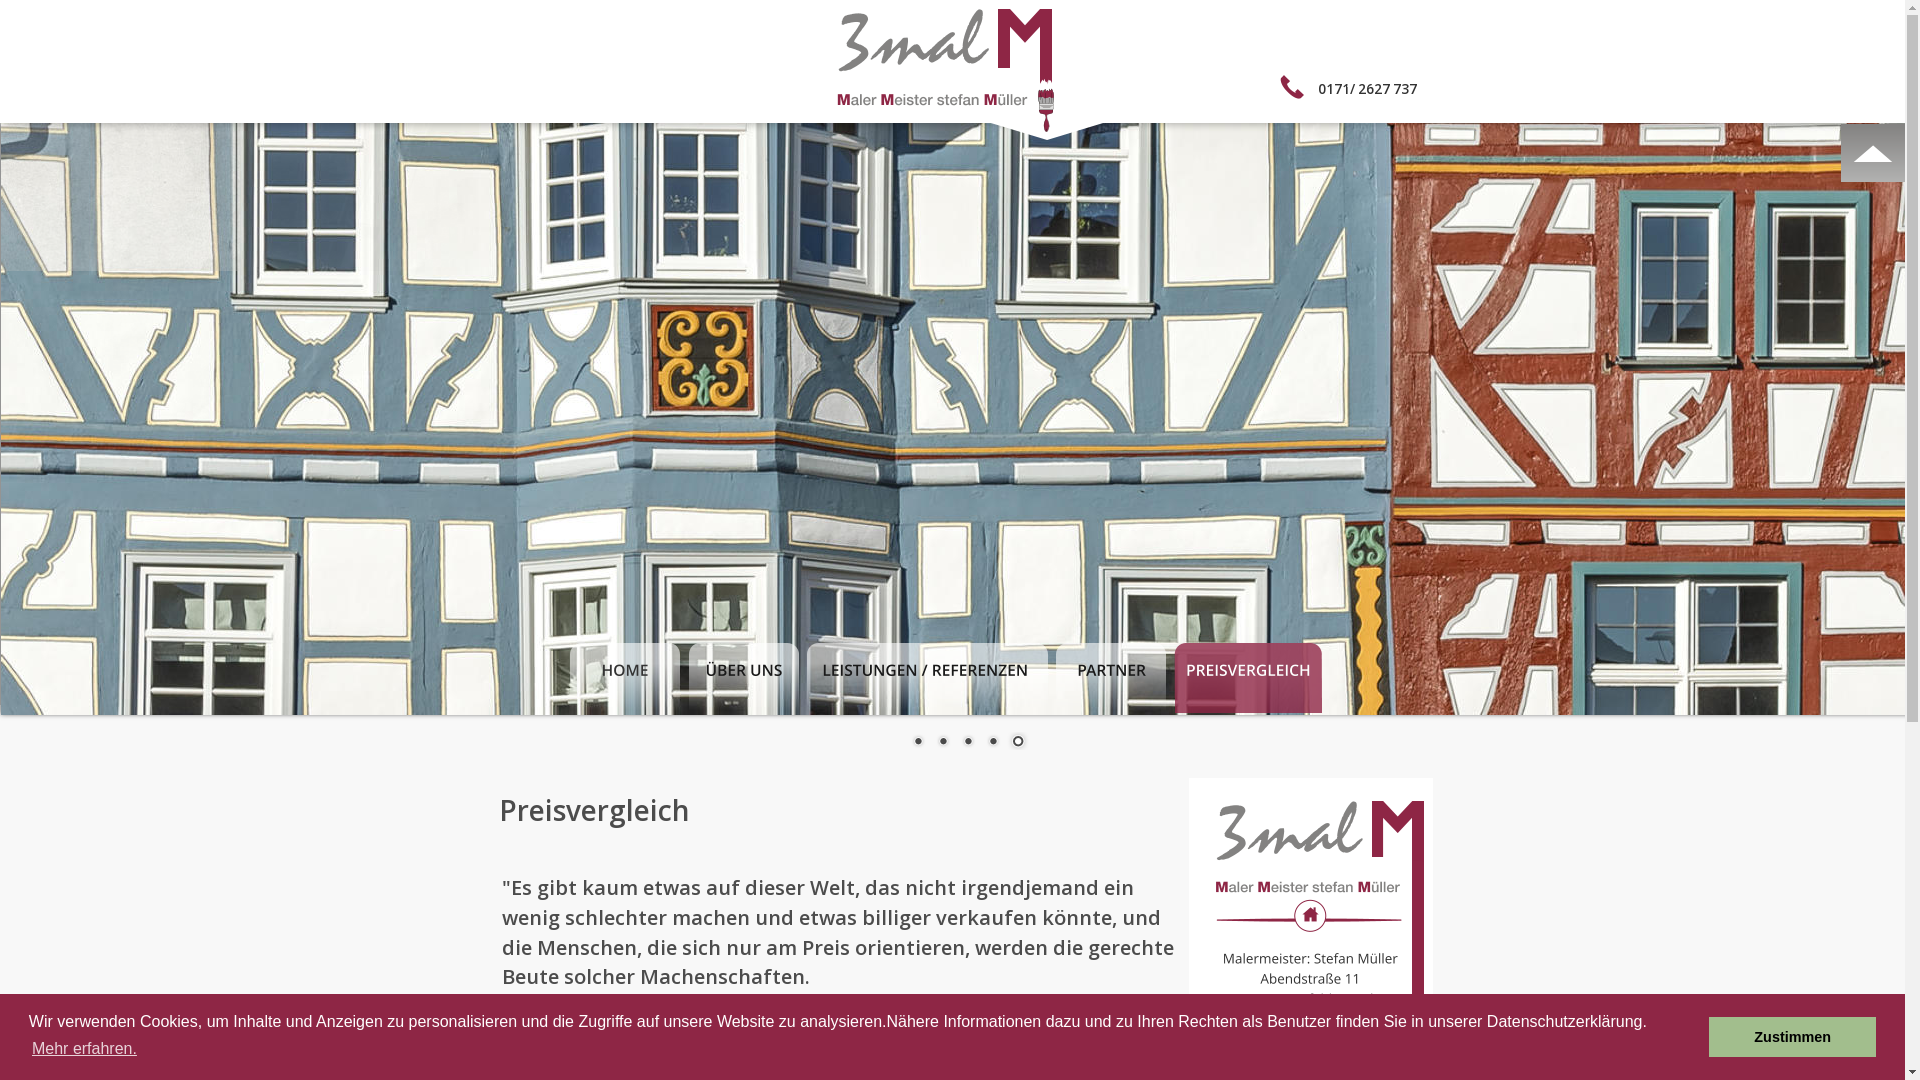 The width and height of the screenshot is (1920, 1080). I want to click on '26', so click(1365, 87).